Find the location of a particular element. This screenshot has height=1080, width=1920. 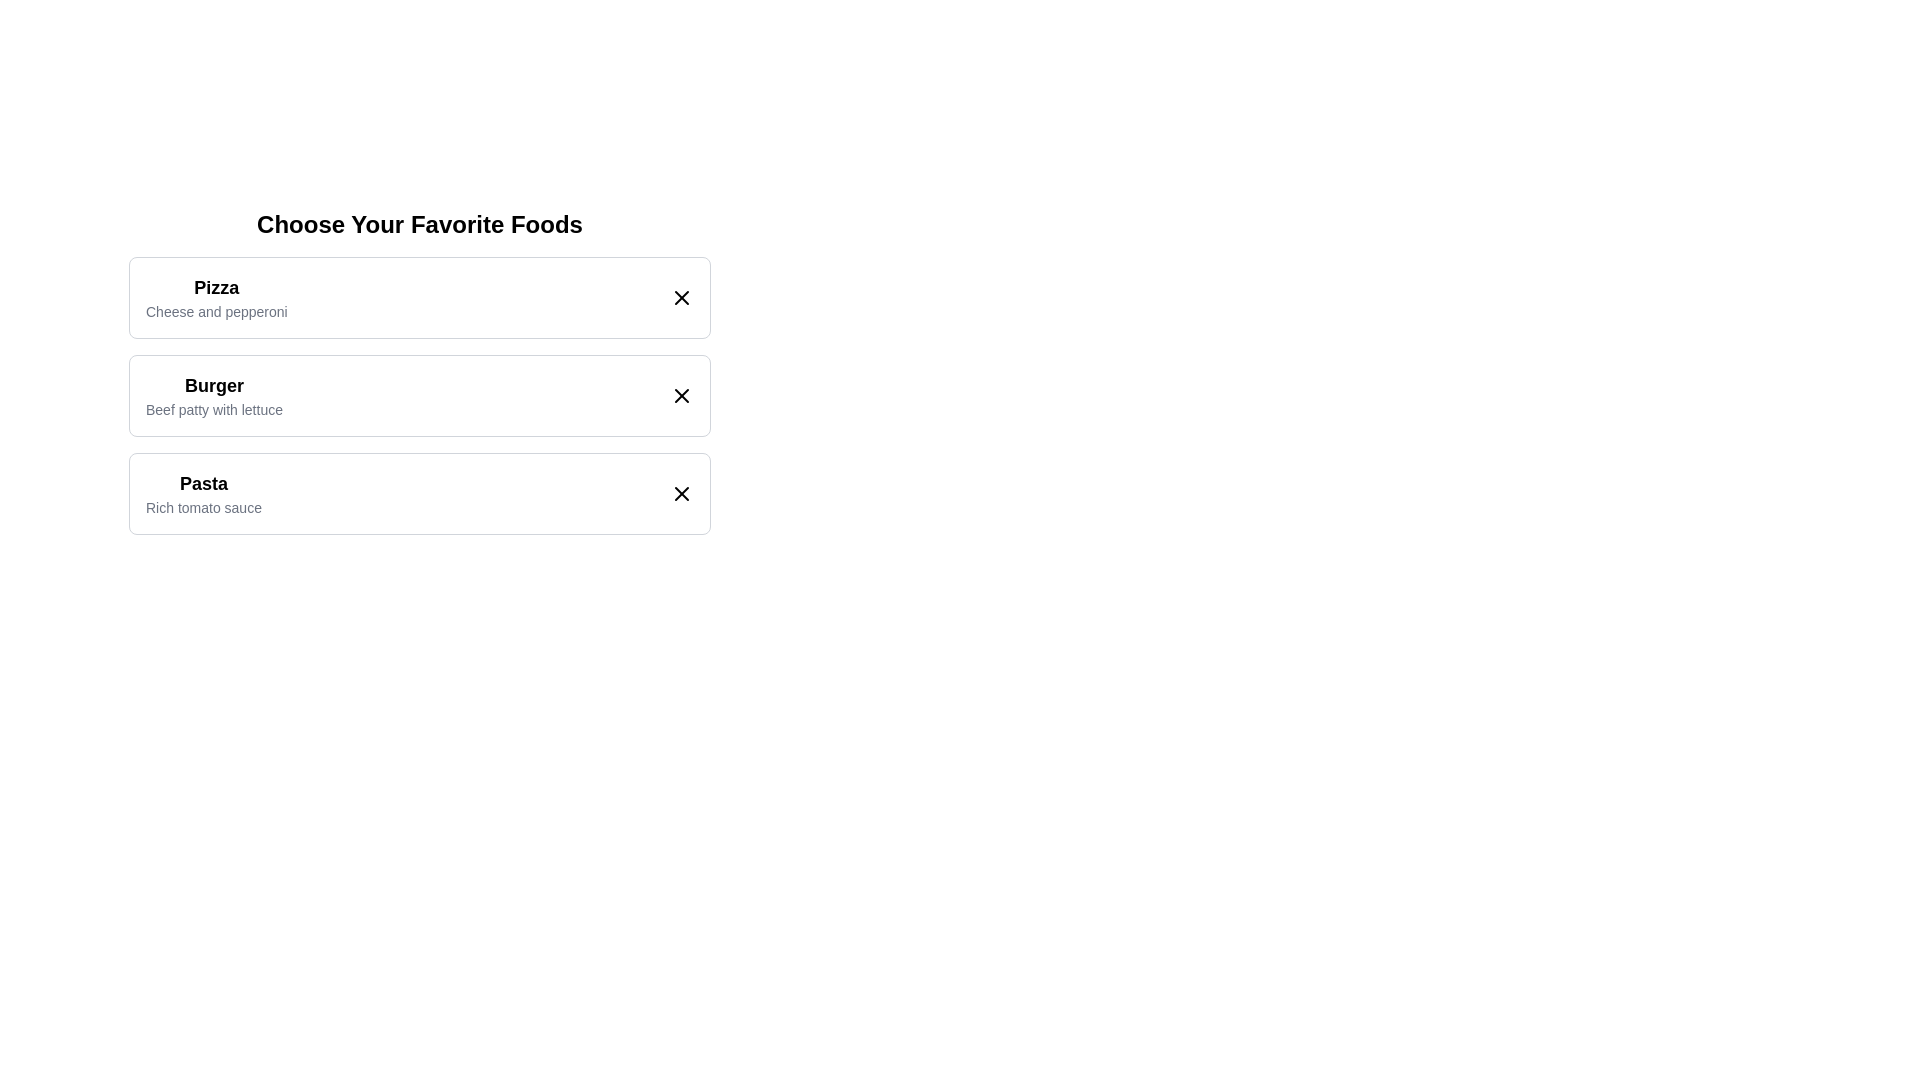

the close icon located on the far right side of the 'Burger' menu item is located at coordinates (681, 396).